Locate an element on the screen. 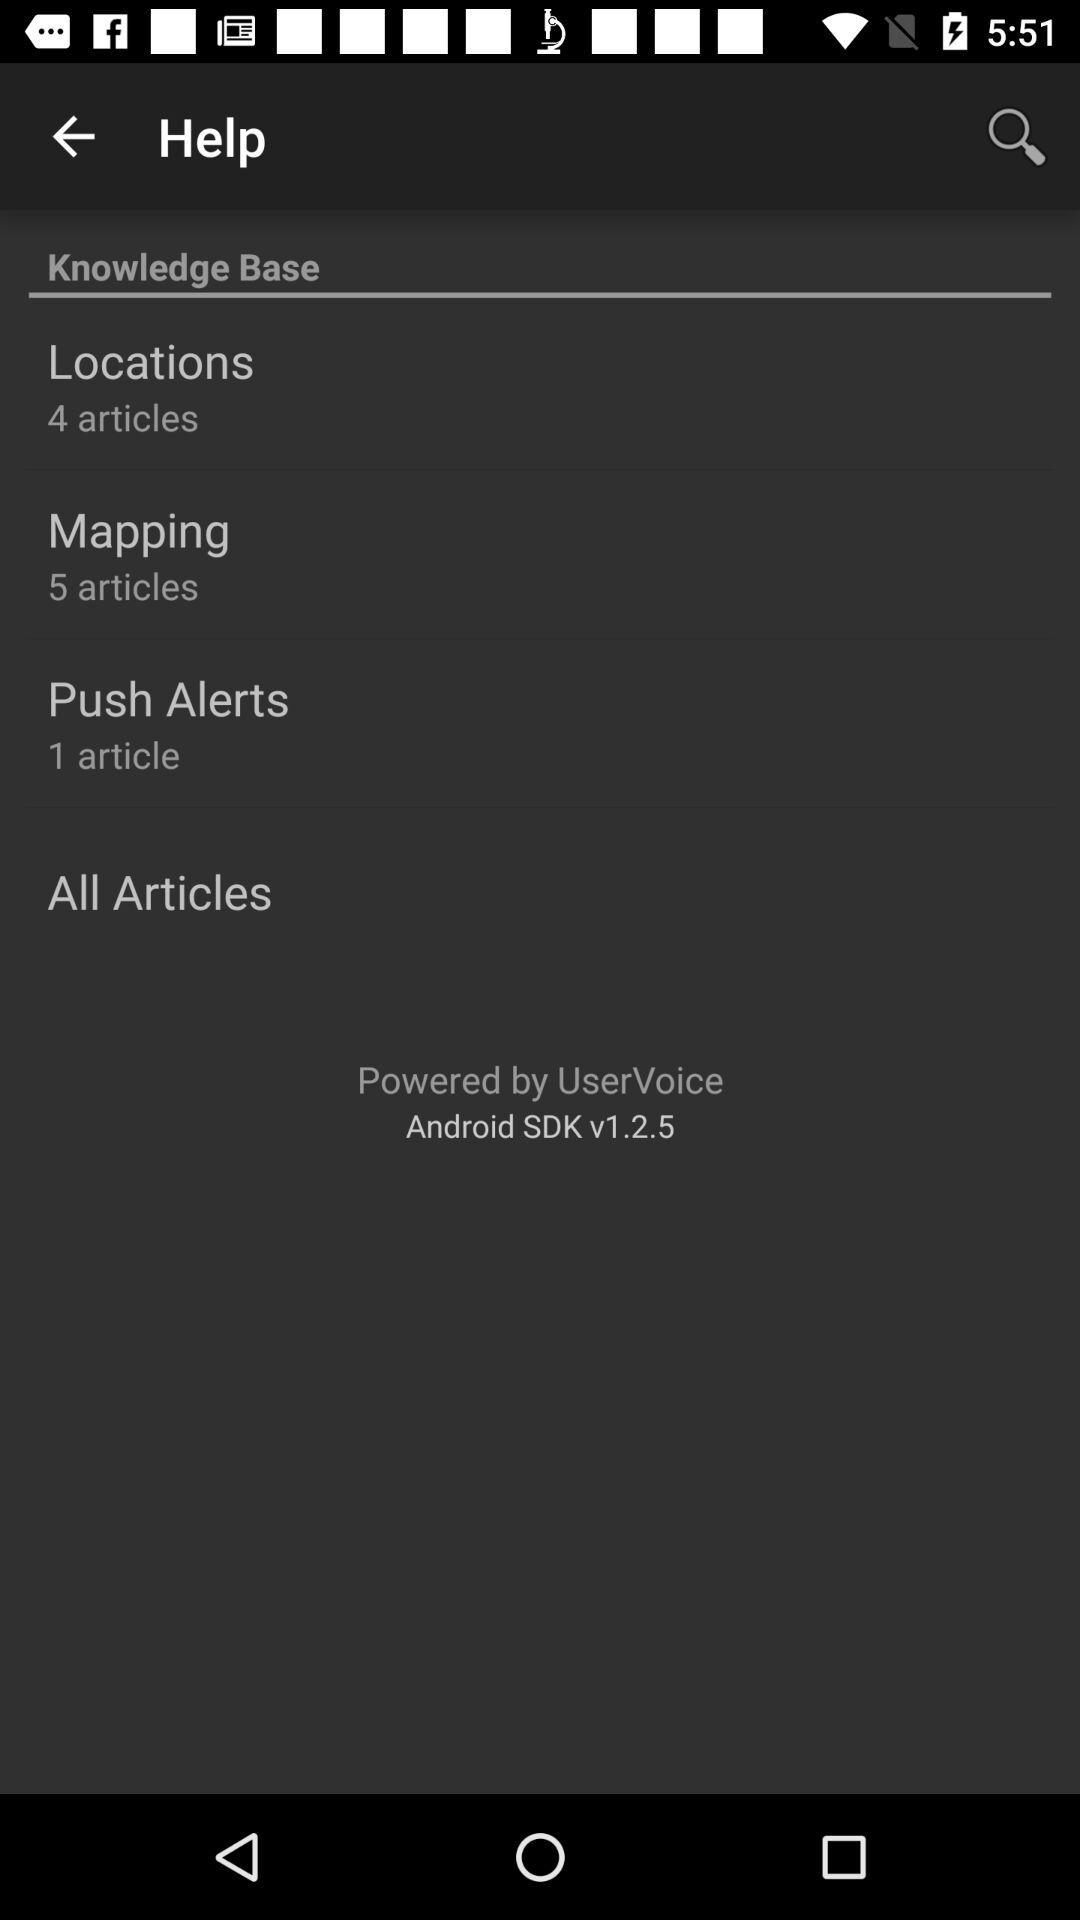 The height and width of the screenshot is (1920, 1080). the 1 article icon is located at coordinates (113, 753).